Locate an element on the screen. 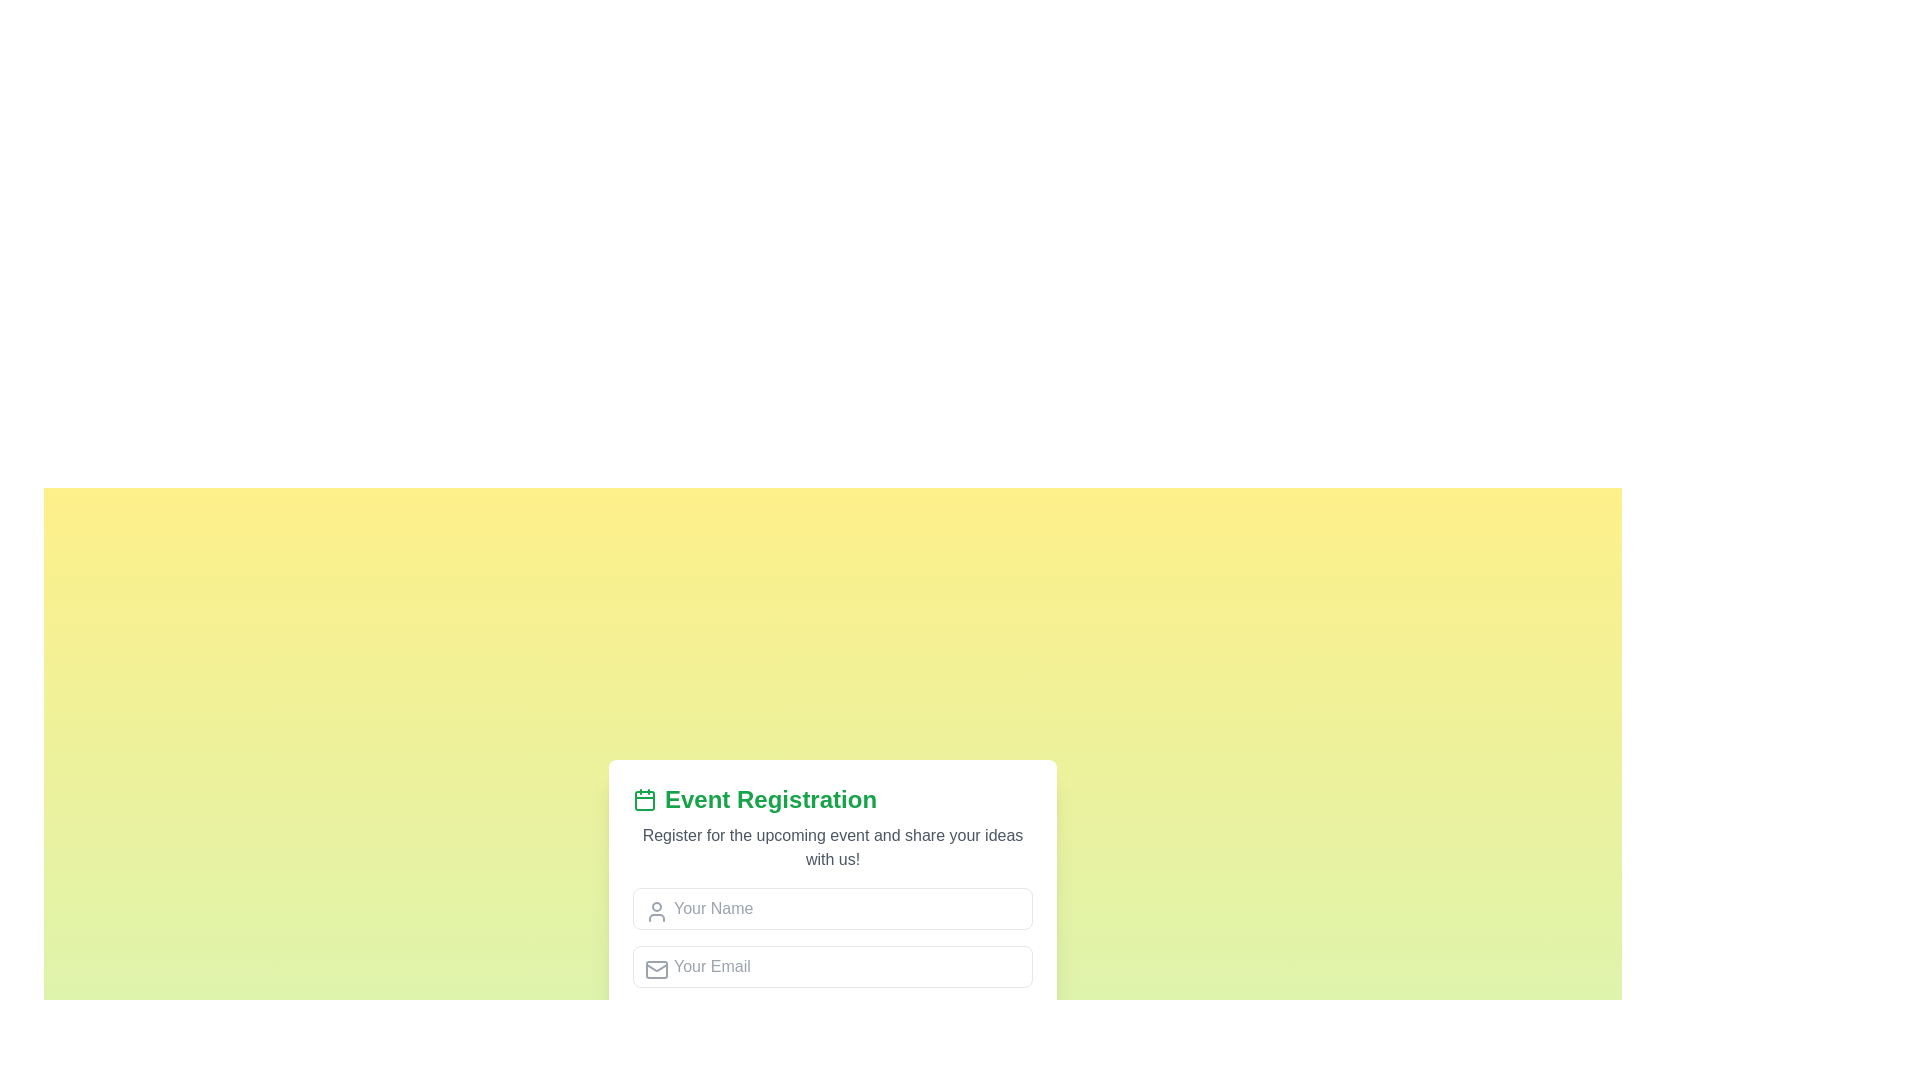 The height and width of the screenshot is (1080, 1920). the calendar icon, which is an SVG-based icon with a green color positioned to the left of the 'Event Registration' text is located at coordinates (644, 798).